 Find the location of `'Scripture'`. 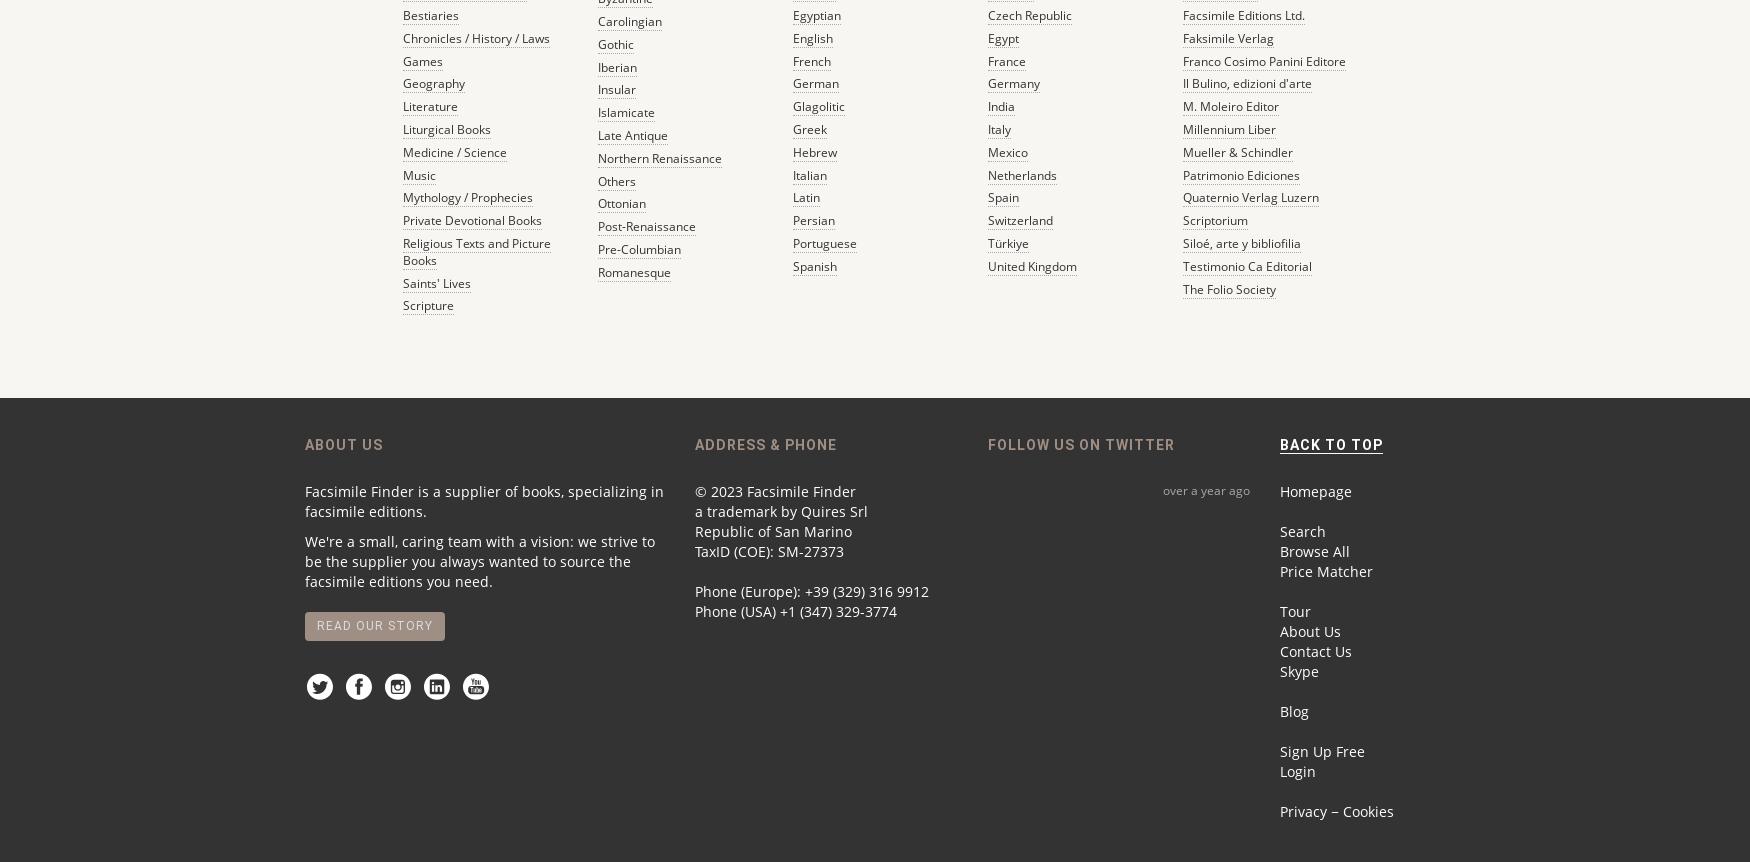

'Scripture' is located at coordinates (426, 305).